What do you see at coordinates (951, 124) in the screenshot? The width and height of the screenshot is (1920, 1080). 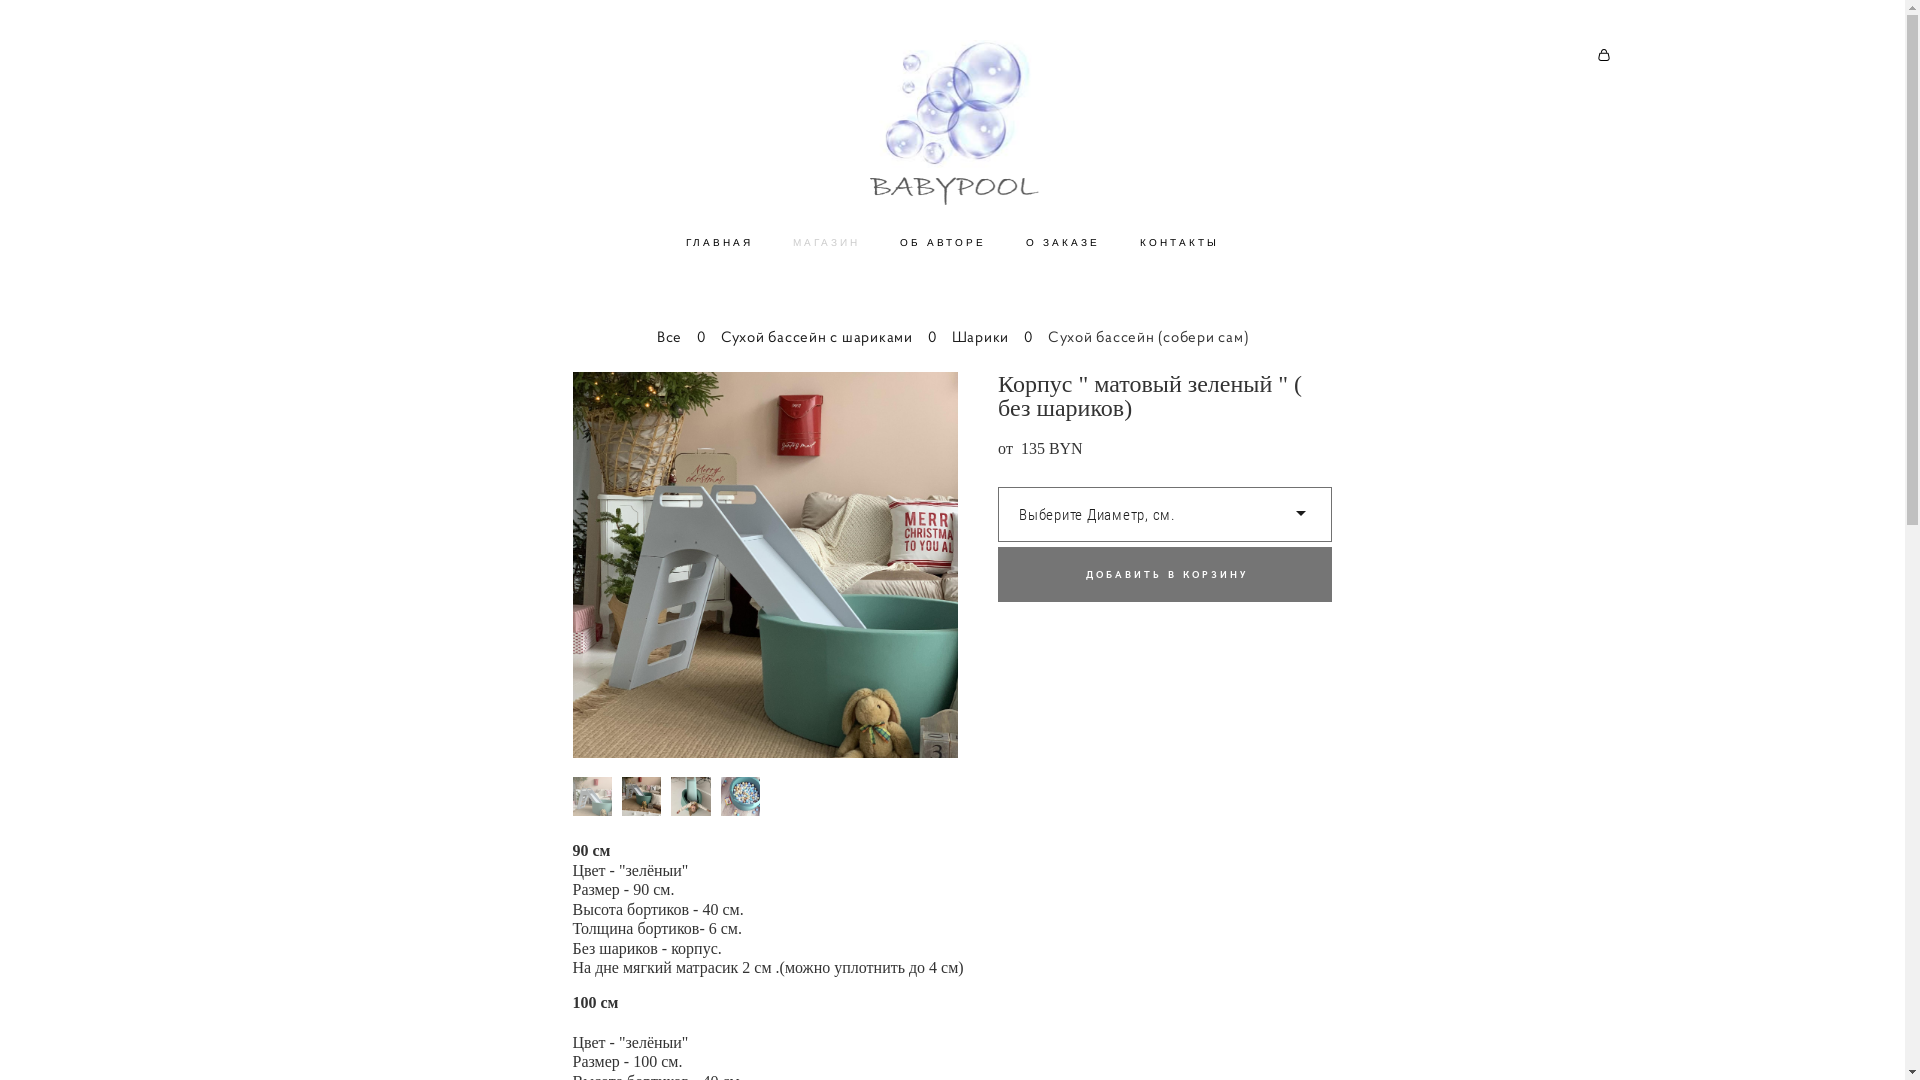 I see `'BABYPOOL.BY'` at bounding box center [951, 124].